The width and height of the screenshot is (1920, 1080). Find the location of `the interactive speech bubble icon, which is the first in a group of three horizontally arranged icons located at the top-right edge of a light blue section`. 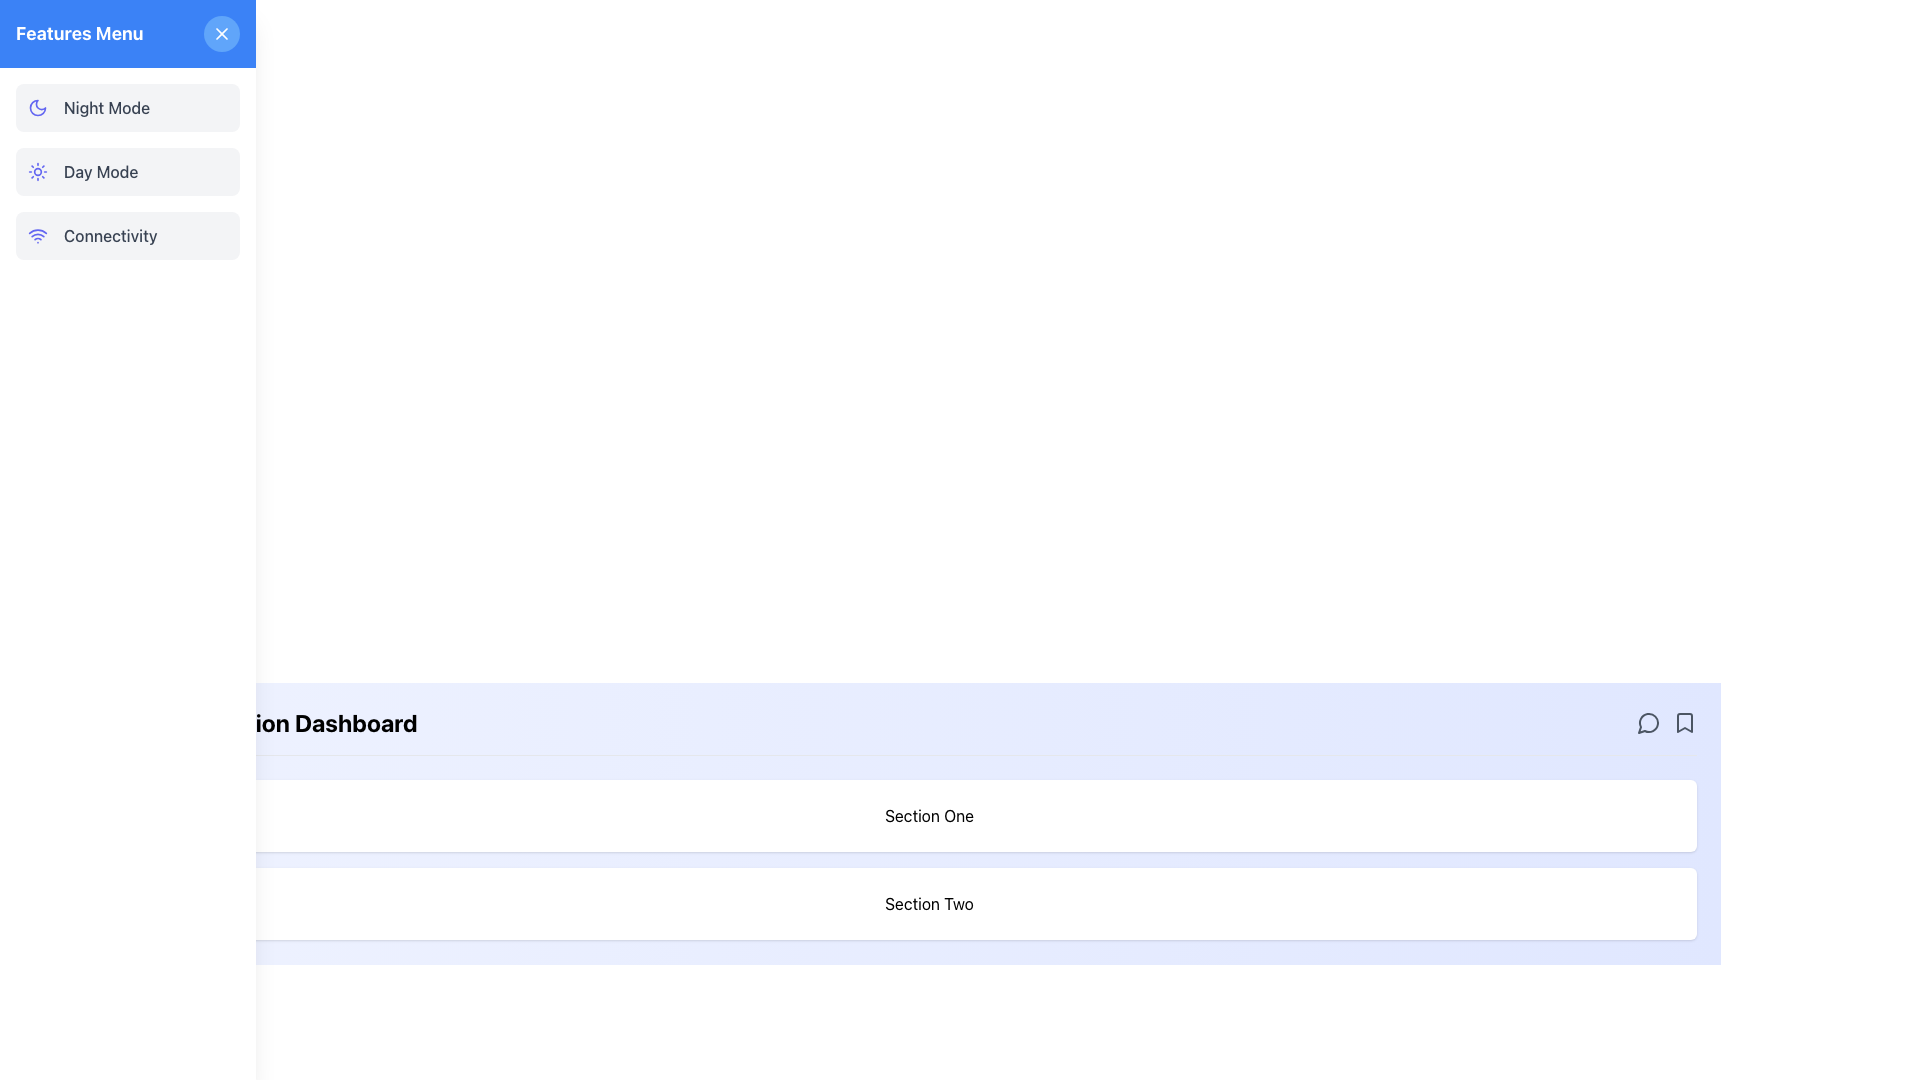

the interactive speech bubble icon, which is the first in a group of three horizontally arranged icons located at the top-right edge of a light blue section is located at coordinates (1649, 722).